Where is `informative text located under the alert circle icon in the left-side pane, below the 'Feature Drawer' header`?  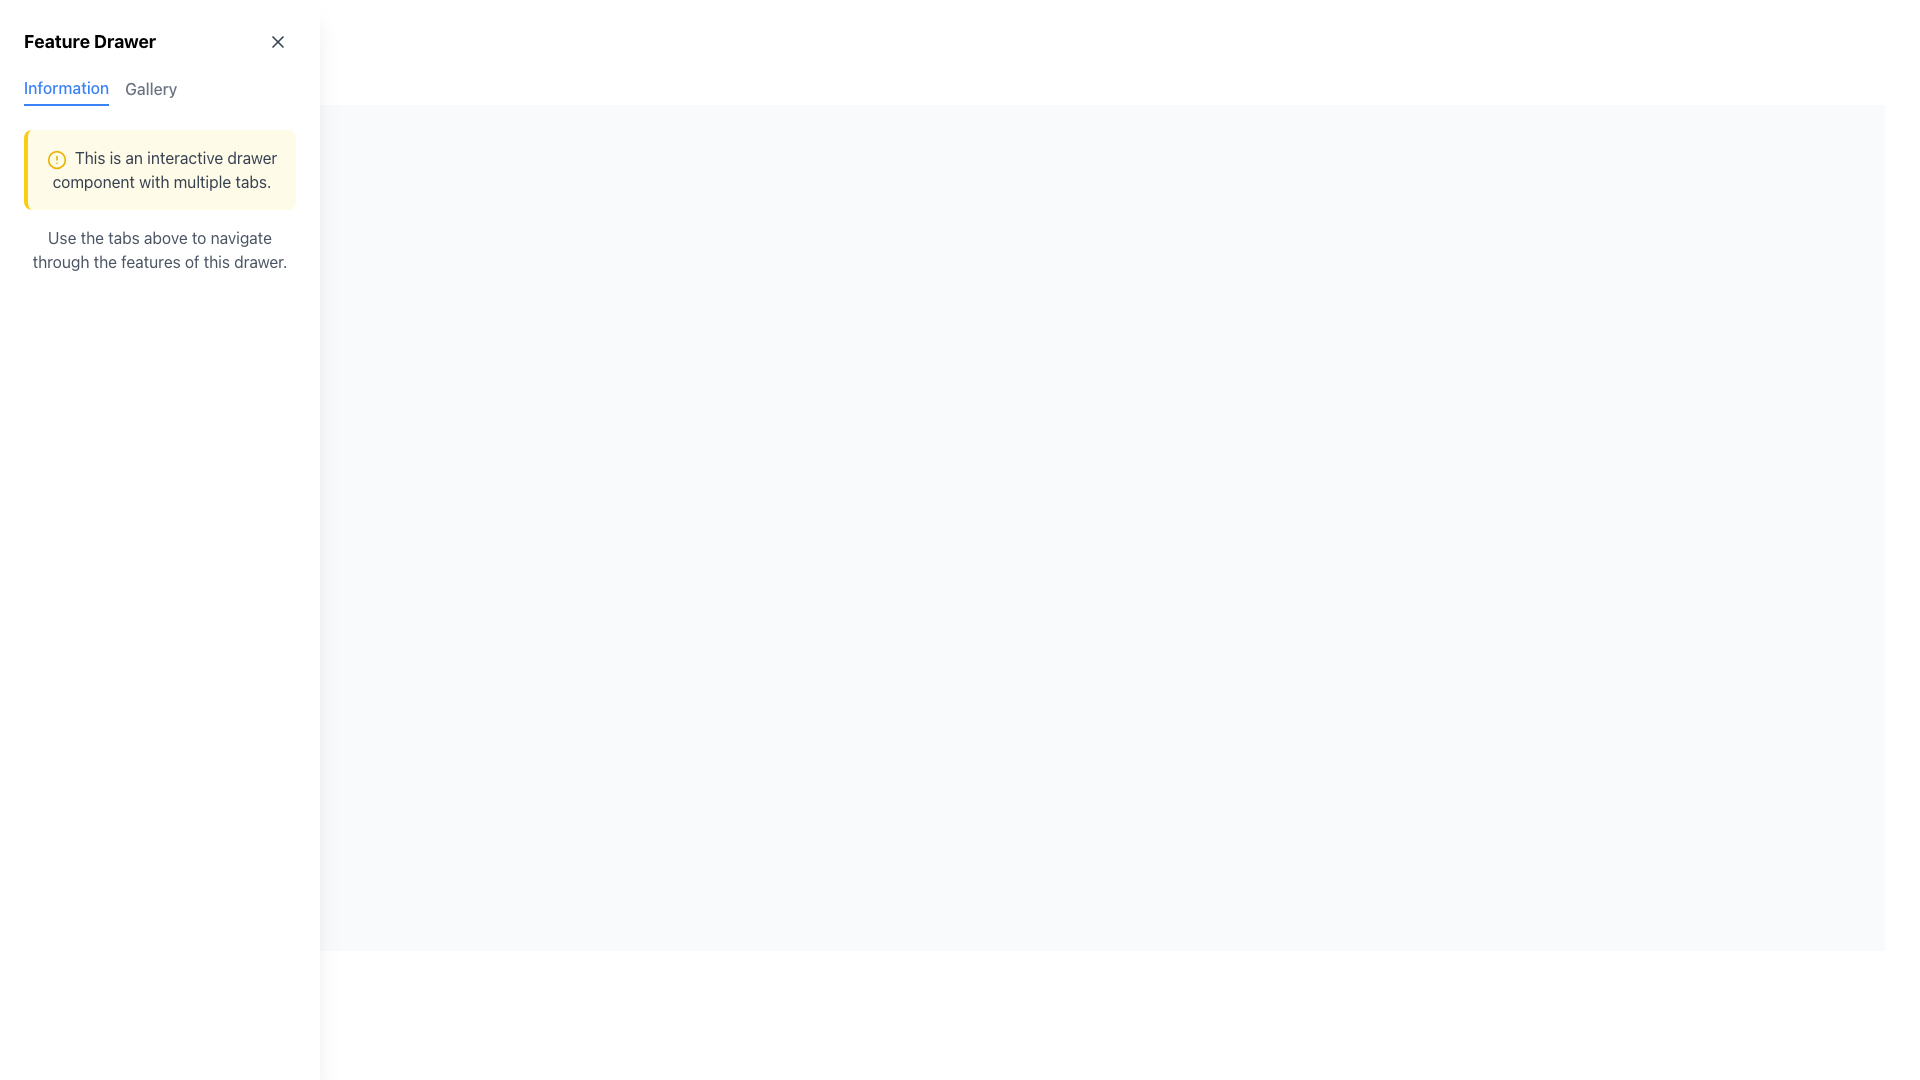 informative text located under the alert circle icon in the left-side pane, below the 'Feature Drawer' header is located at coordinates (164, 168).